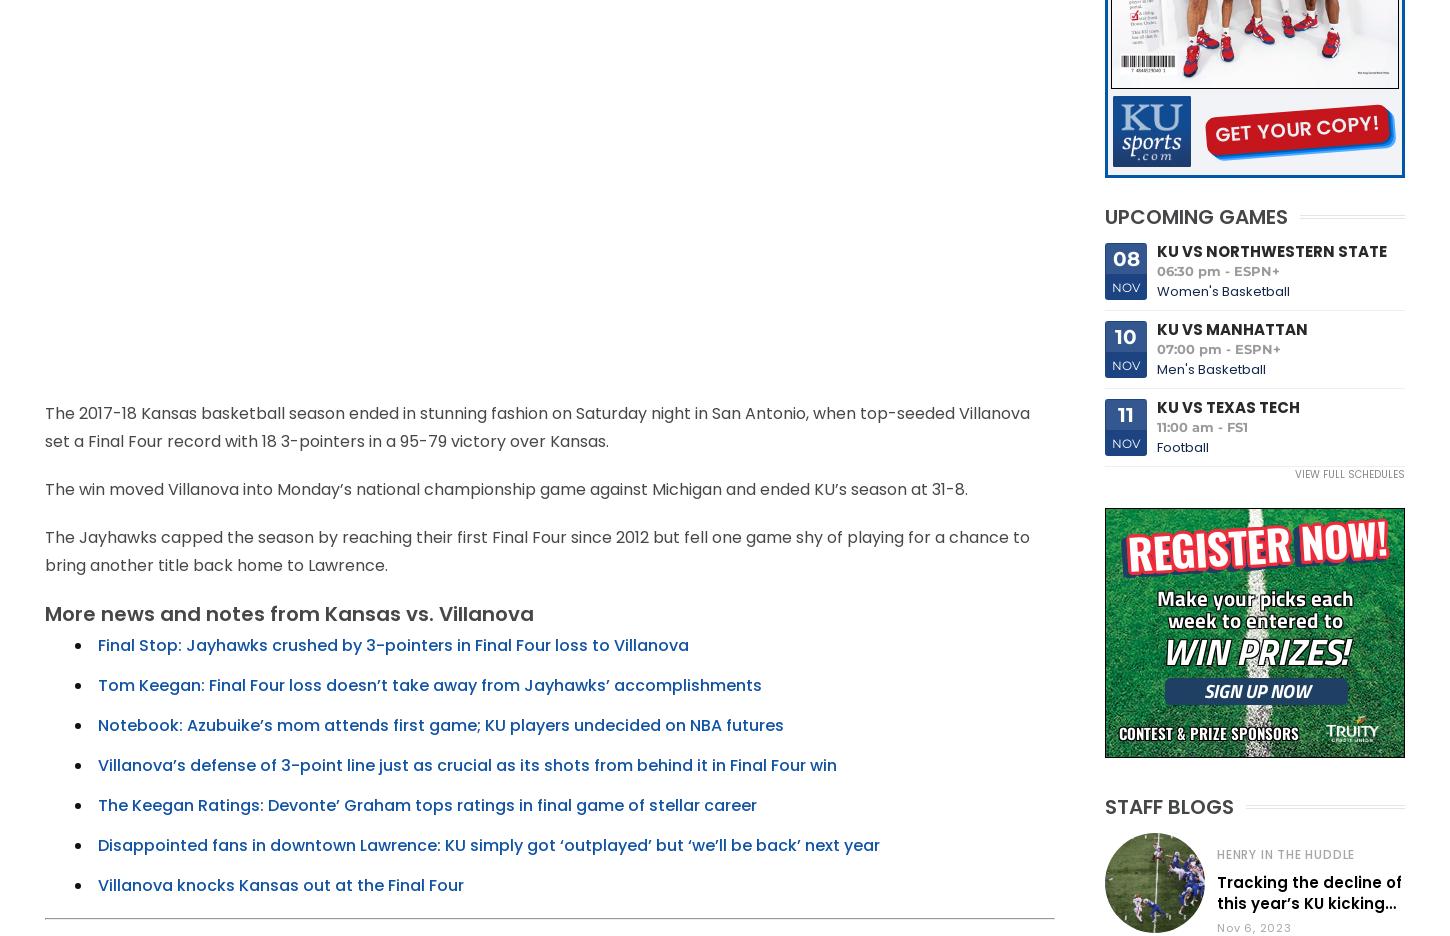 This screenshot has width=1450, height=936. What do you see at coordinates (1223, 291) in the screenshot?
I see `'Women's Basketball'` at bounding box center [1223, 291].